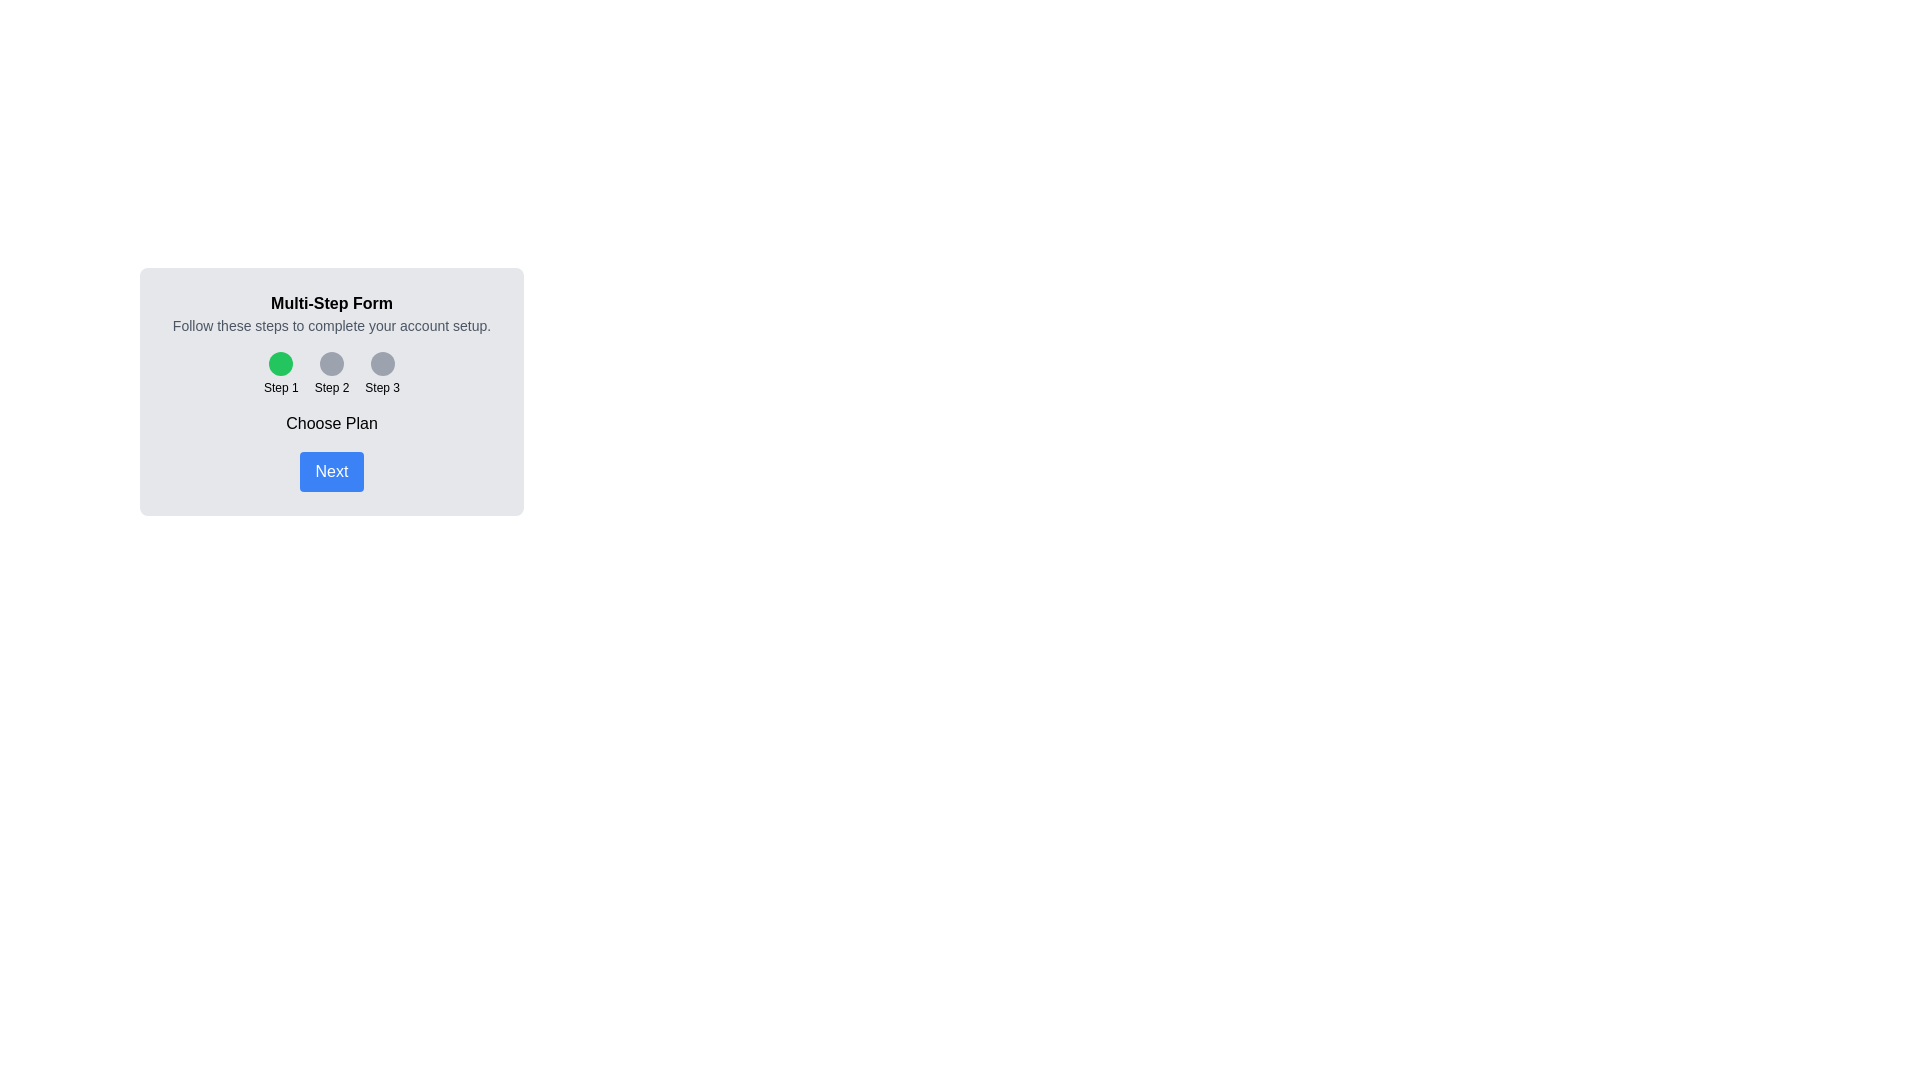  I want to click on the step indicator for Step 3, so click(382, 363).